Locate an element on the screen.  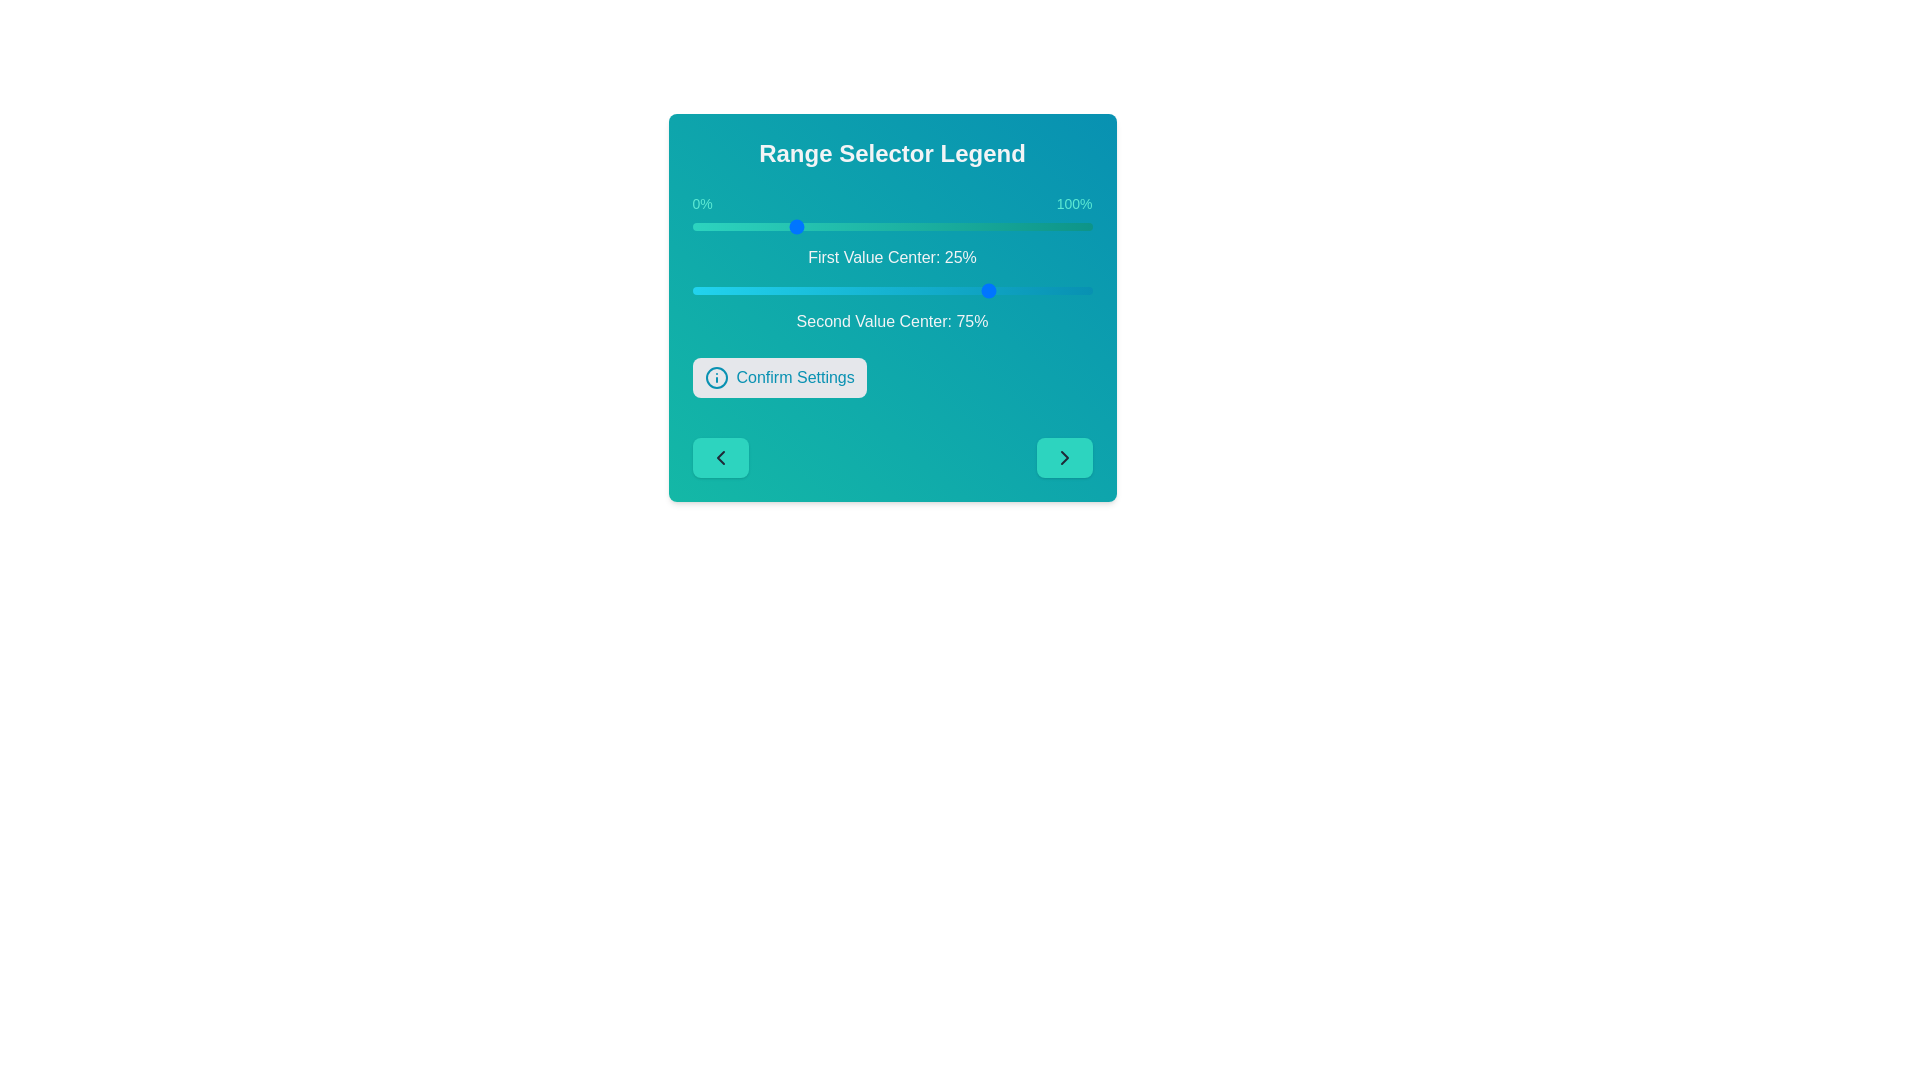
the teal-colored button with a left-pointing chevron arrow located in the bottom-left corner of the 'Range Selector Legend' control panel is located at coordinates (720, 458).